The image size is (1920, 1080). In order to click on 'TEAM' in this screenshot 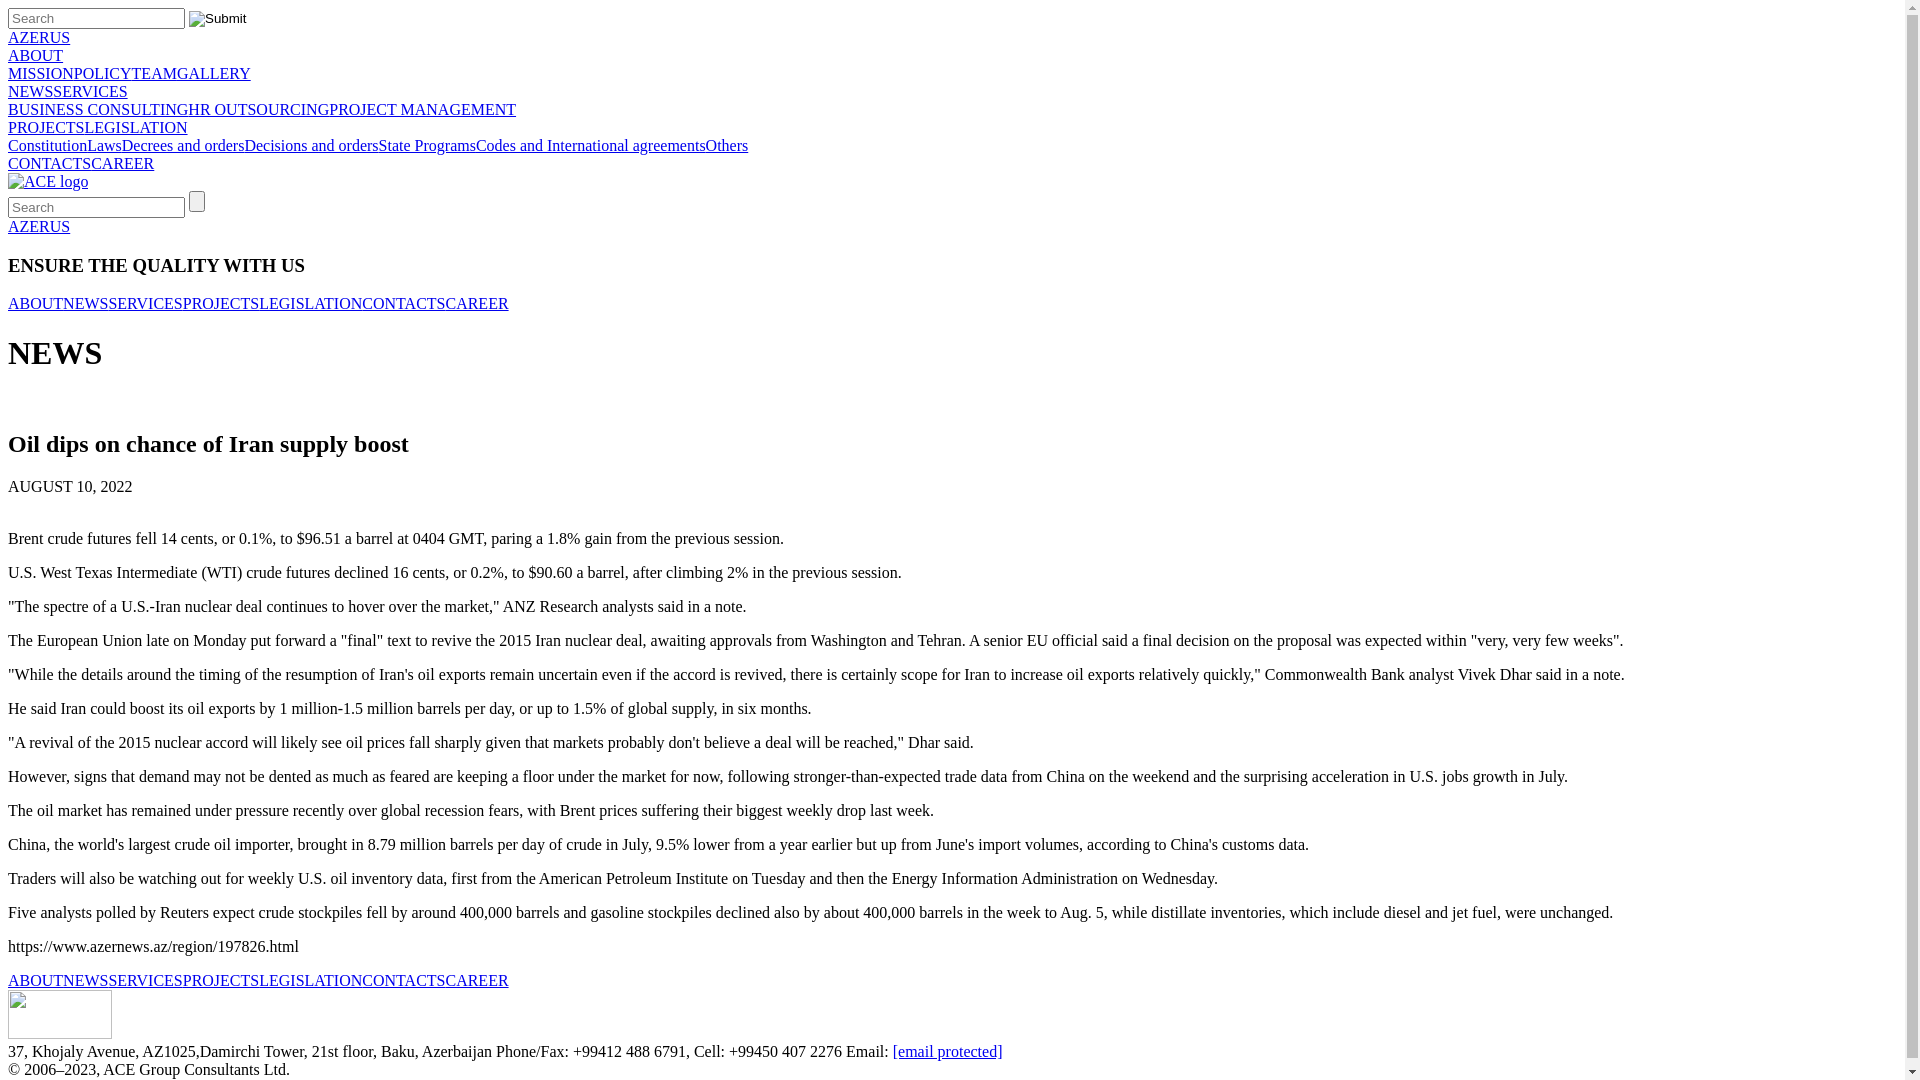, I will do `click(153, 72)`.